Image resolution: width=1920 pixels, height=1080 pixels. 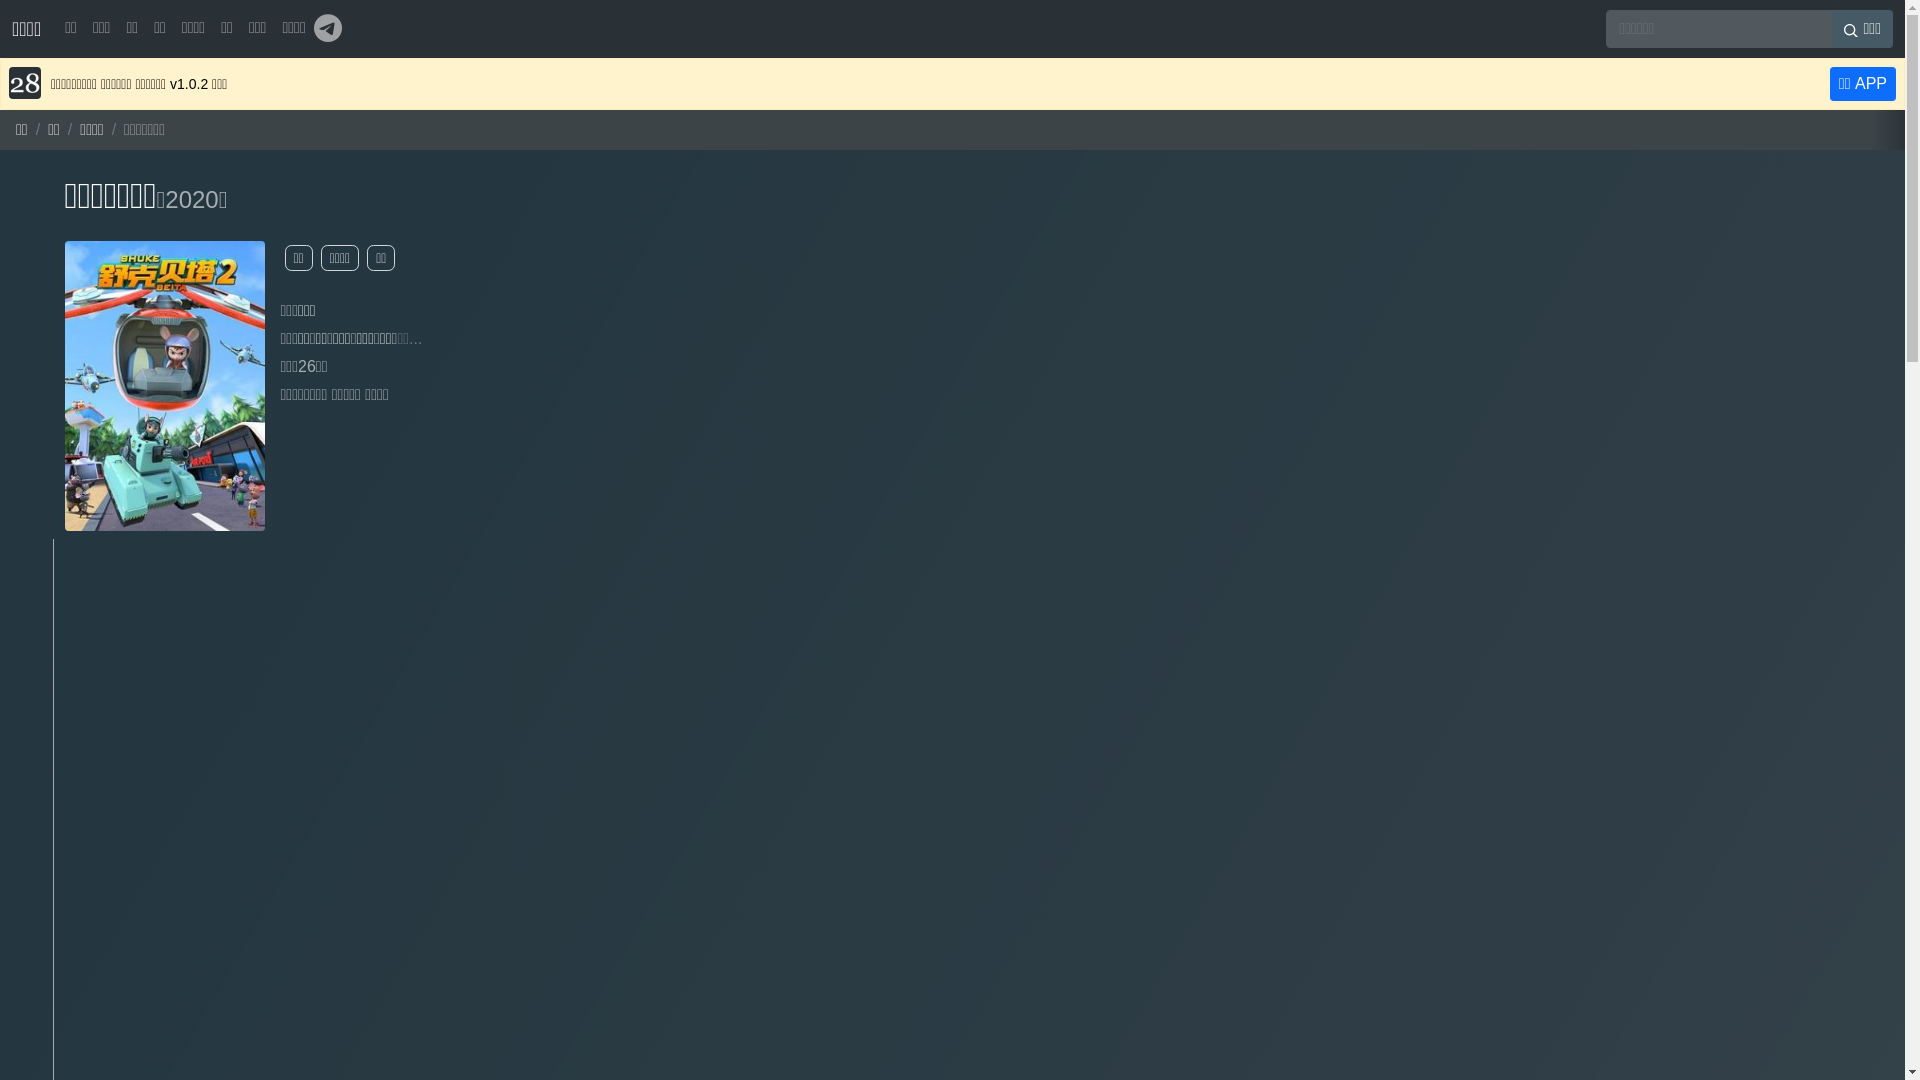 I want to click on '2020', so click(x=191, y=199).